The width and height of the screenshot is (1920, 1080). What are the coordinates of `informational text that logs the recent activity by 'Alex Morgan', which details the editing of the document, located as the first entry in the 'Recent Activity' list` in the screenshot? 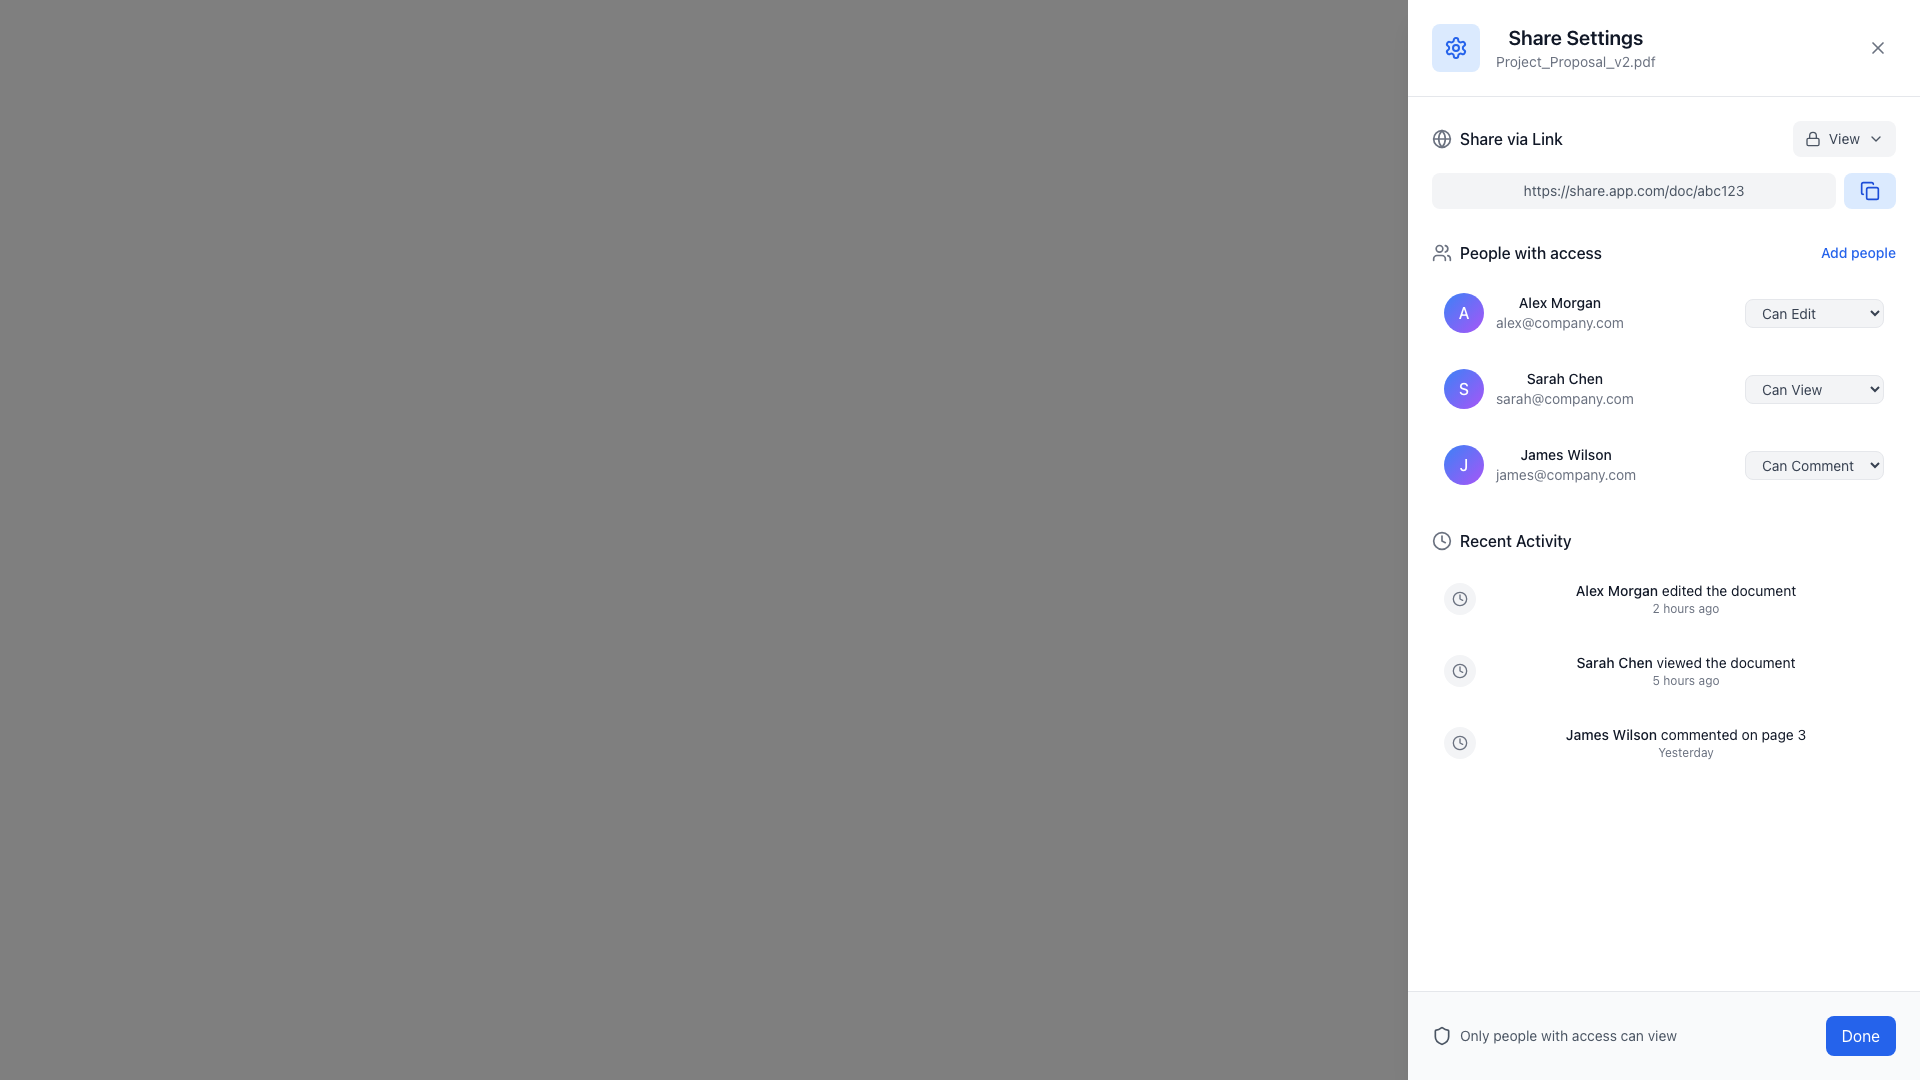 It's located at (1684, 589).